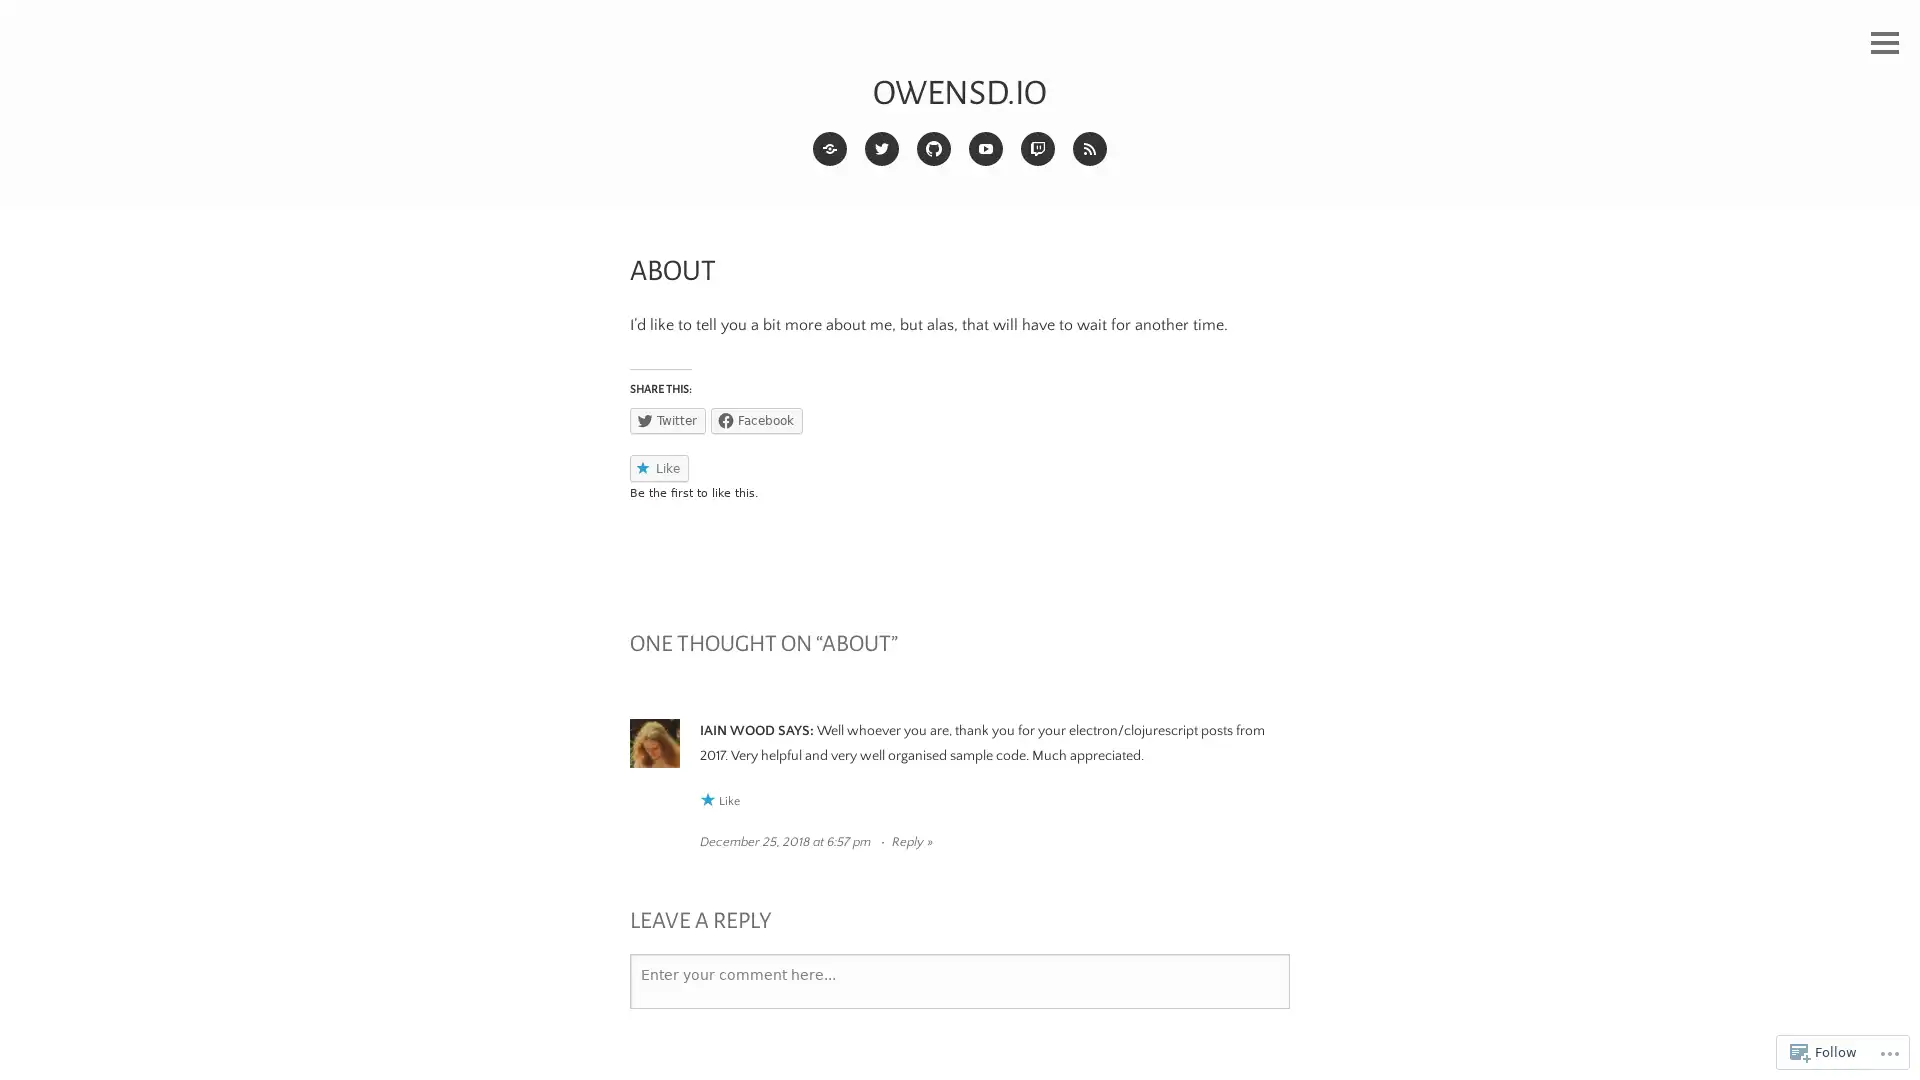 This screenshot has height=1080, width=1920. I want to click on Sidebar, so click(1884, 43).